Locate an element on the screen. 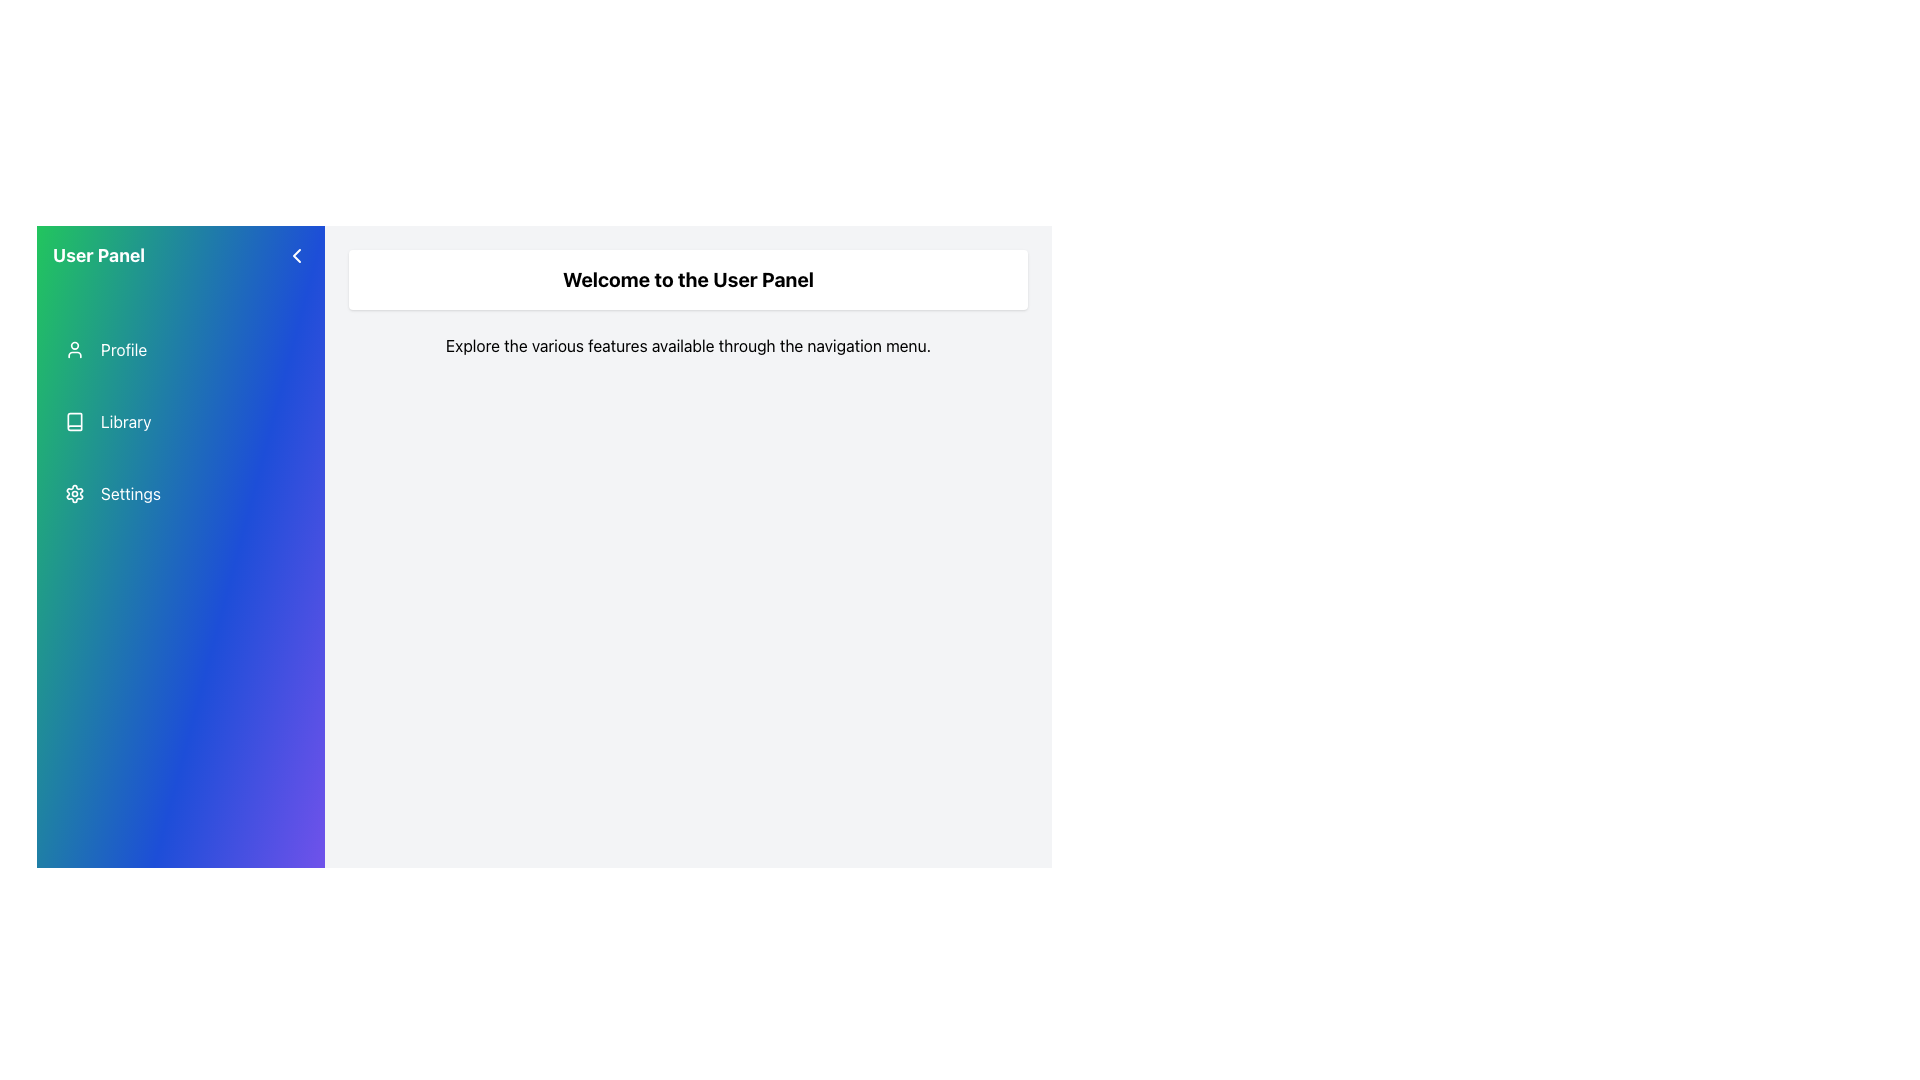 This screenshot has height=1080, width=1920. the static text element that reads 'Explore the various features available through the navigation menu.', which is located directly below the title 'Welcome to the User Panel' is located at coordinates (688, 345).